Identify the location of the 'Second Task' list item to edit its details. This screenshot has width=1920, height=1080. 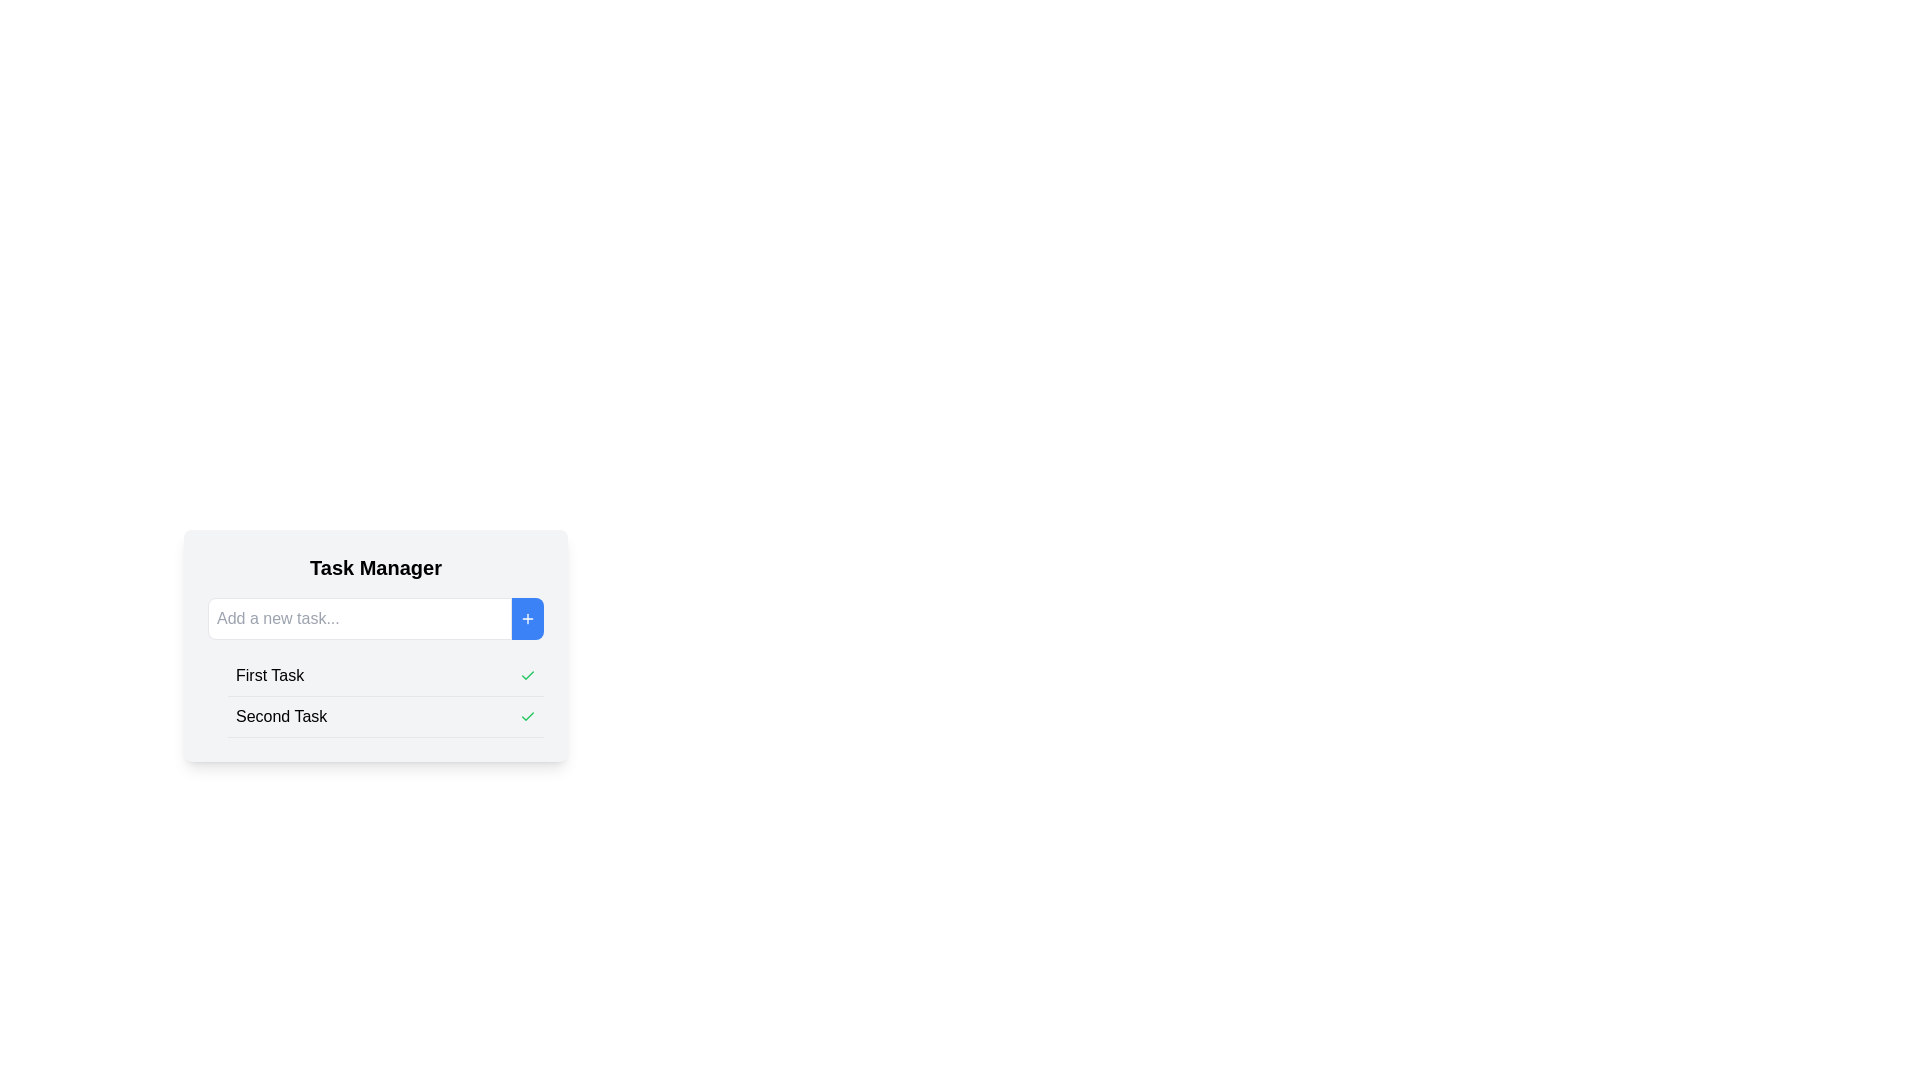
(385, 716).